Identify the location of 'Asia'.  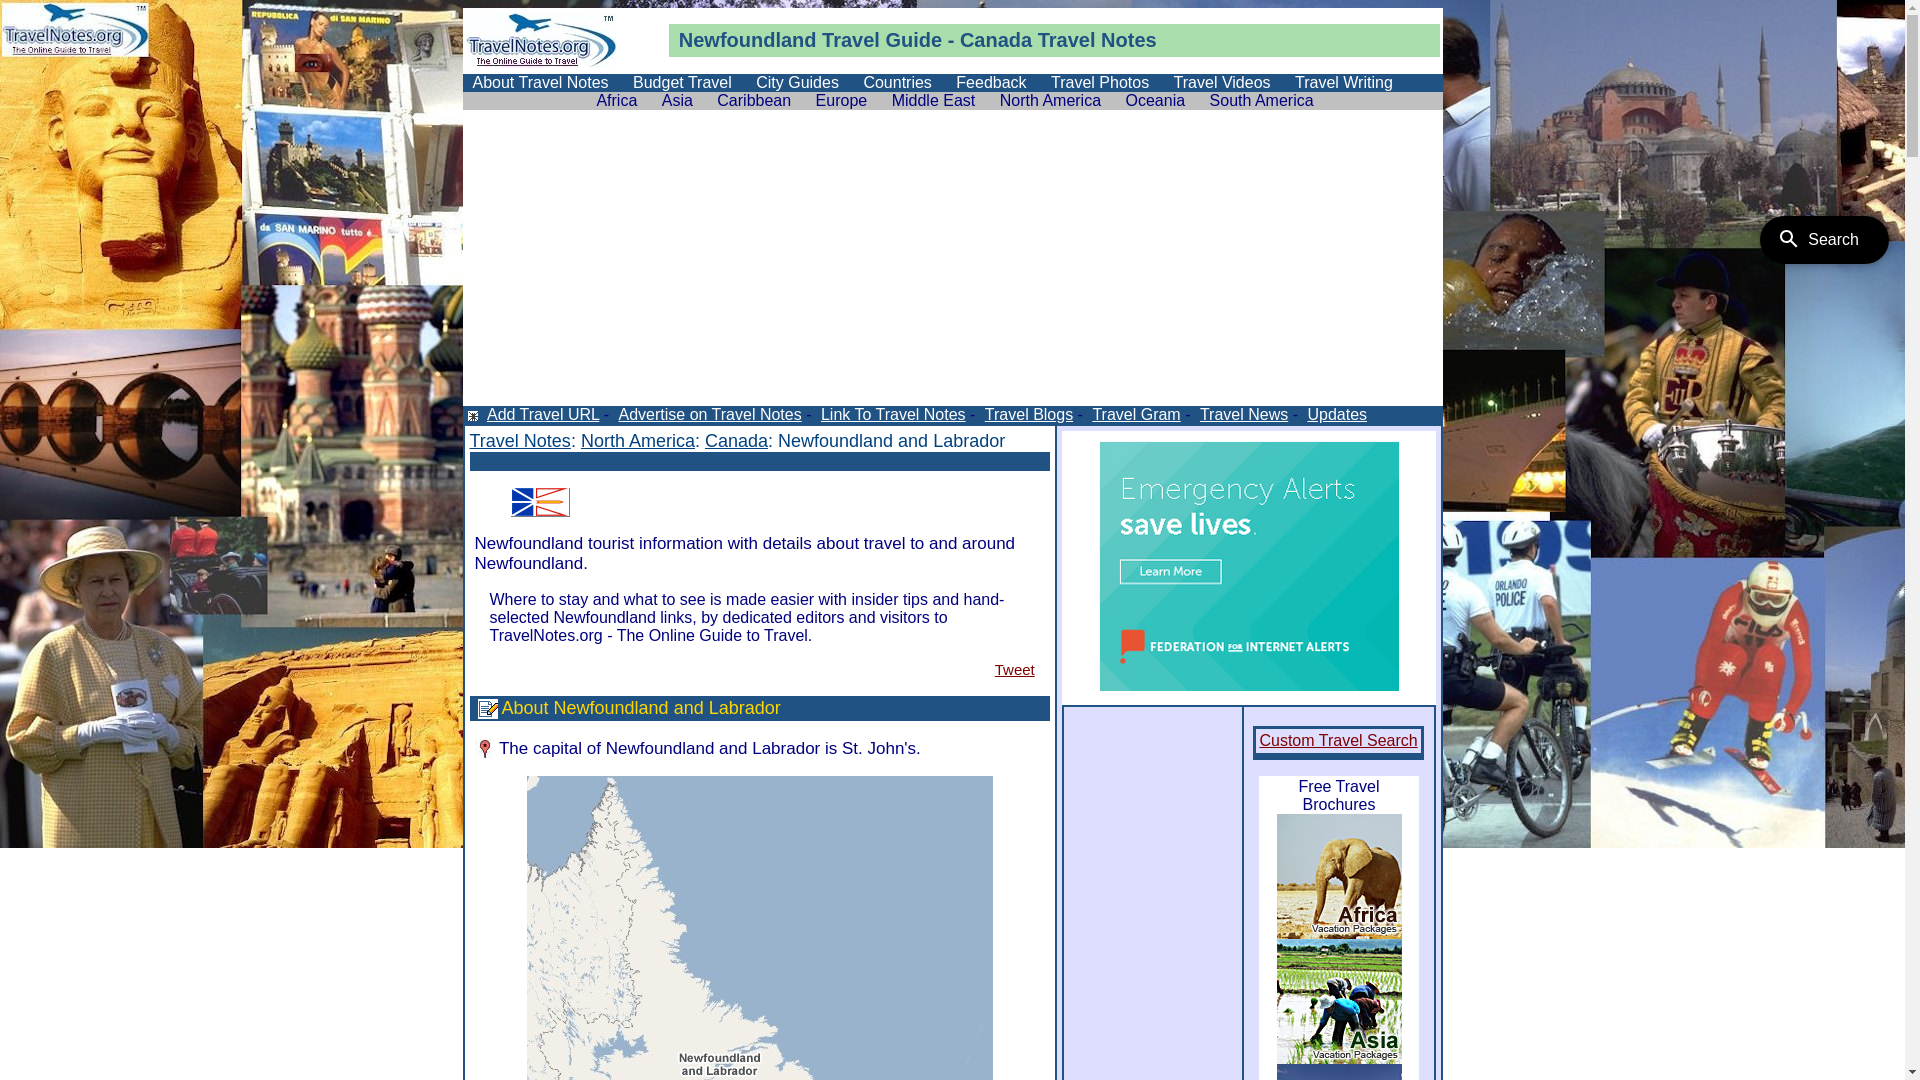
(677, 100).